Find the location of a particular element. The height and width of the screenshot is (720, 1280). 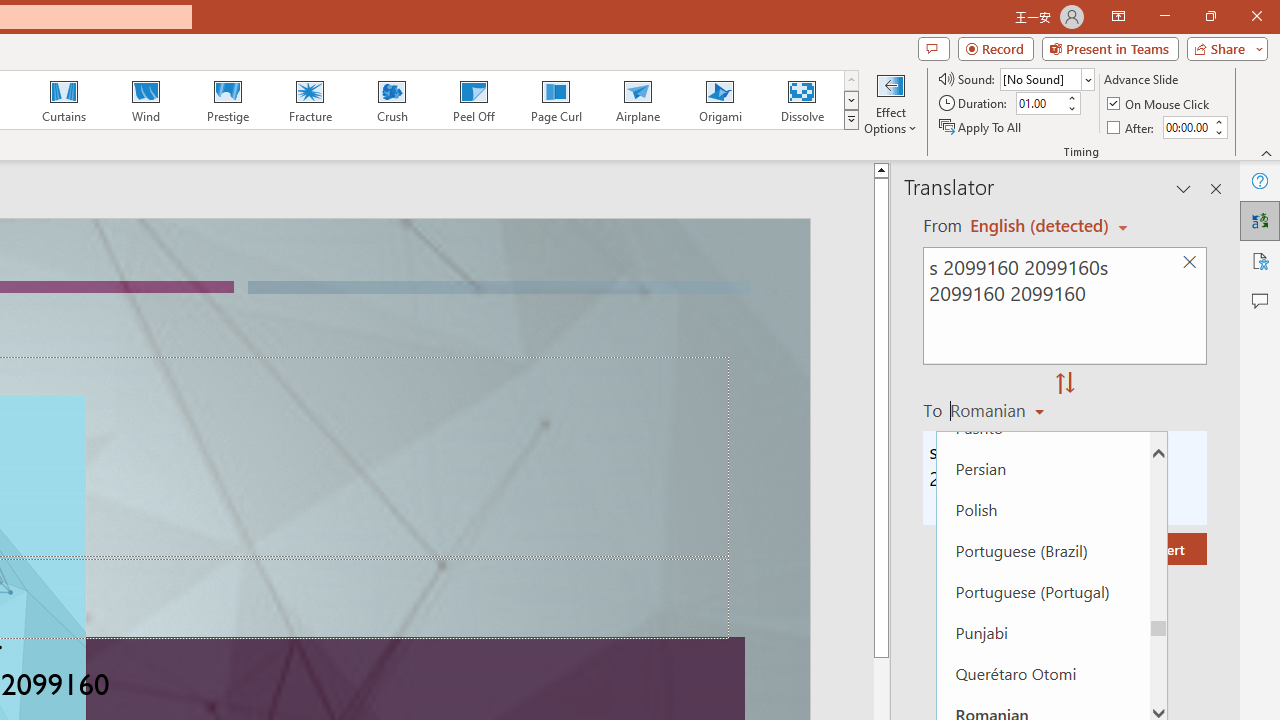

'Fracture' is located at coordinates (308, 100).